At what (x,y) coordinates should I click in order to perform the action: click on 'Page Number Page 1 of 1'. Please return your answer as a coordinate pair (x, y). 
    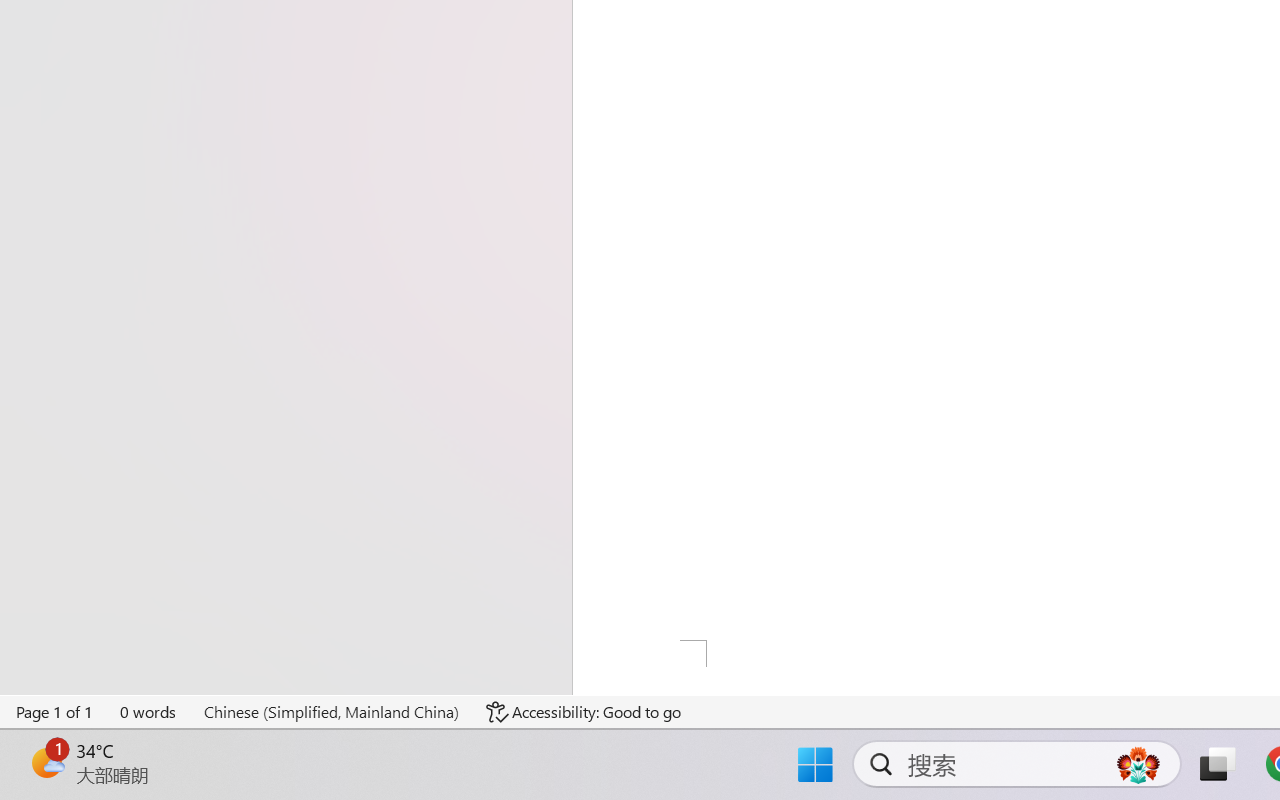
    Looking at the image, I should click on (55, 711).